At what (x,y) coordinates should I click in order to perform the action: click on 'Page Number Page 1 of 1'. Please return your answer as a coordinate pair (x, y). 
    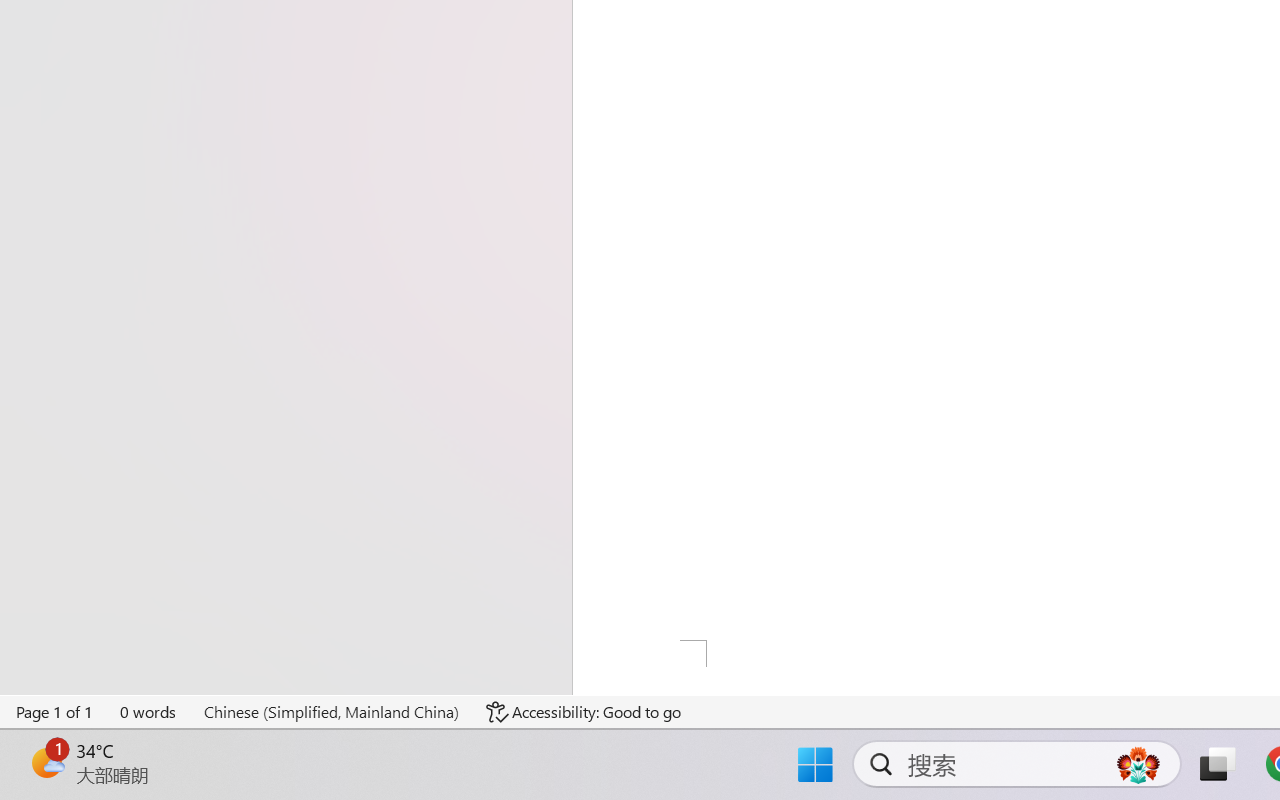
    Looking at the image, I should click on (55, 711).